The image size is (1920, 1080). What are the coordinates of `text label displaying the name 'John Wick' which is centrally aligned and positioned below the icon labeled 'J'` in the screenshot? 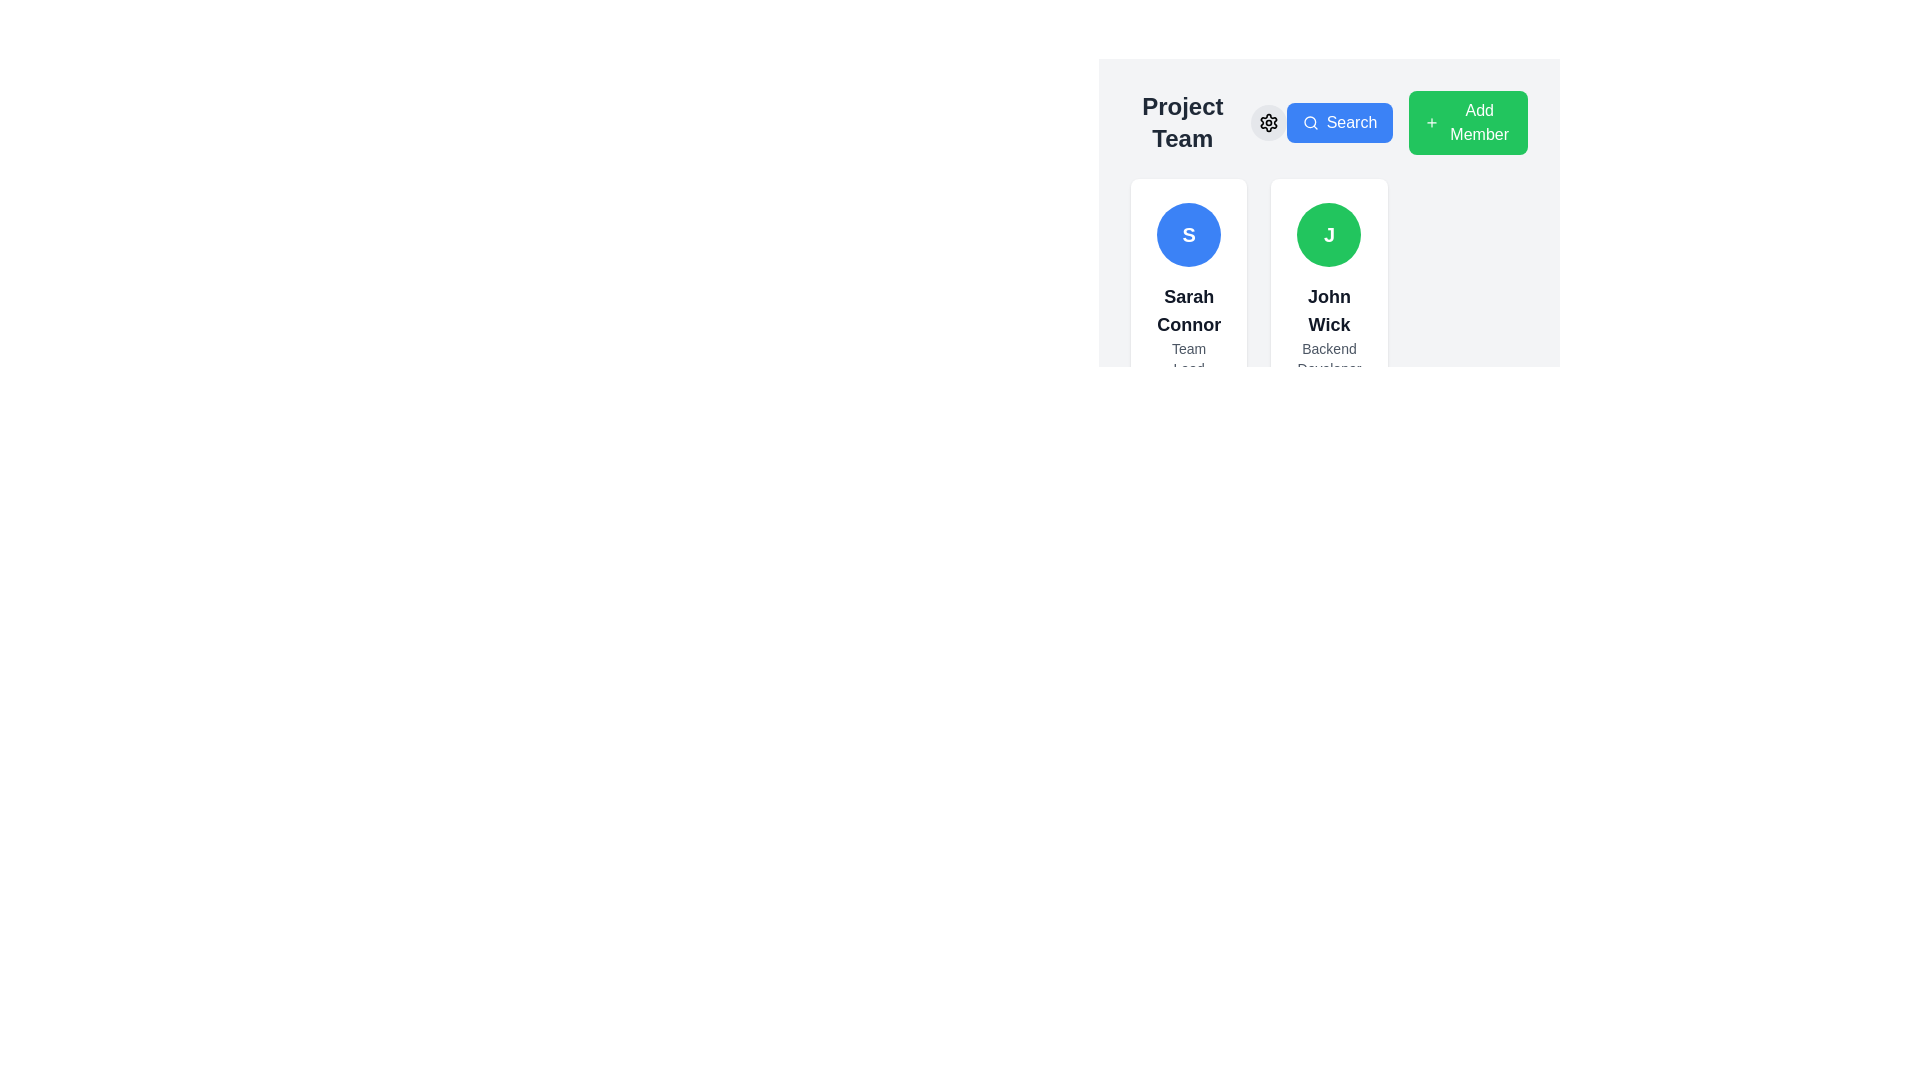 It's located at (1329, 311).